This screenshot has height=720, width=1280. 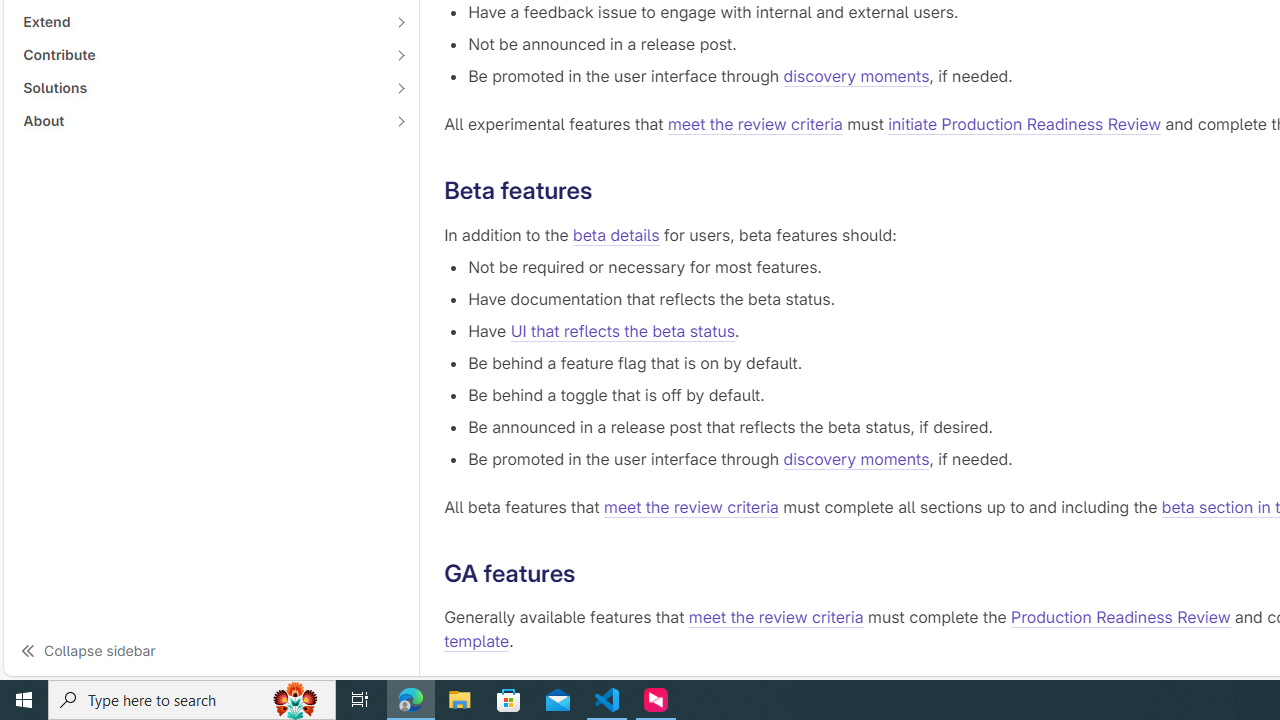 What do you see at coordinates (200, 86) in the screenshot?
I see `'Solutions'` at bounding box center [200, 86].